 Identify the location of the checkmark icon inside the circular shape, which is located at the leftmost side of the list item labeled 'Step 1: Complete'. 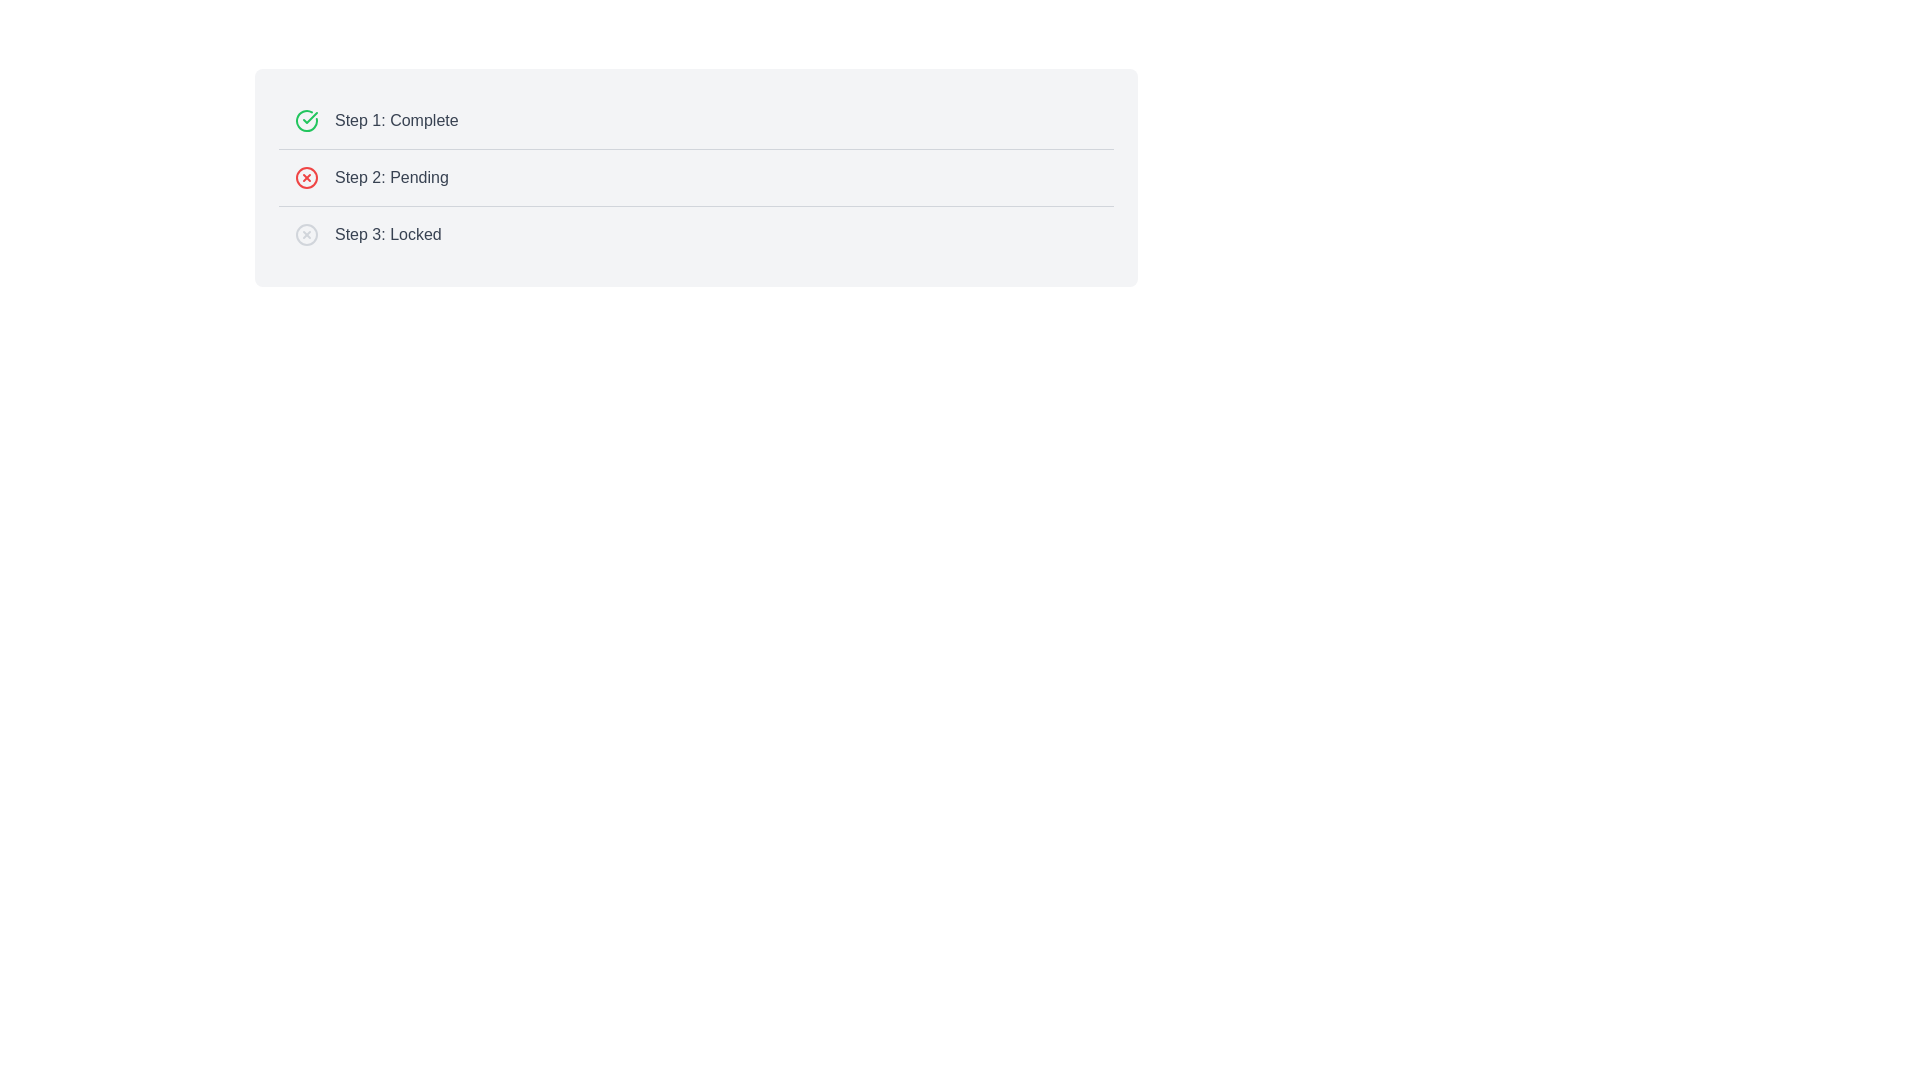
(309, 118).